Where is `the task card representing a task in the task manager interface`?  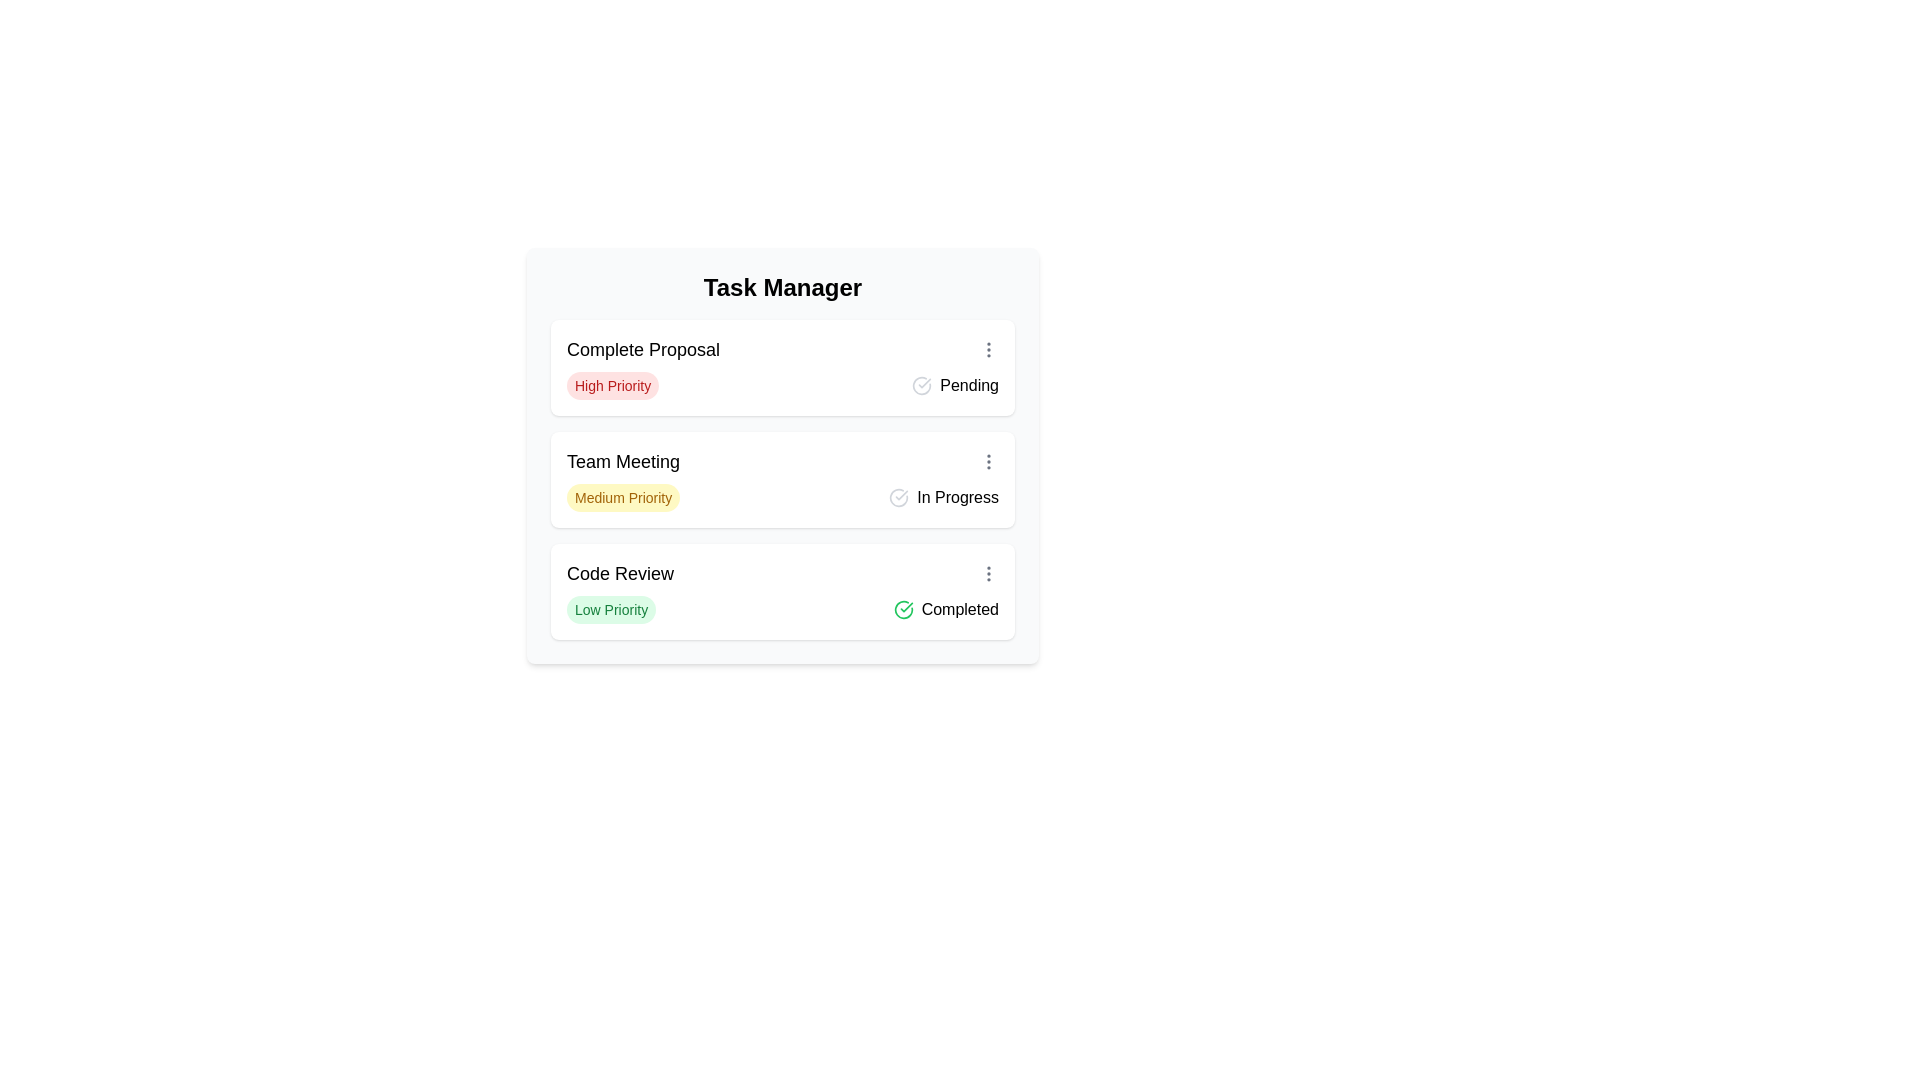
the task card representing a task in the task manager interface is located at coordinates (781, 479).